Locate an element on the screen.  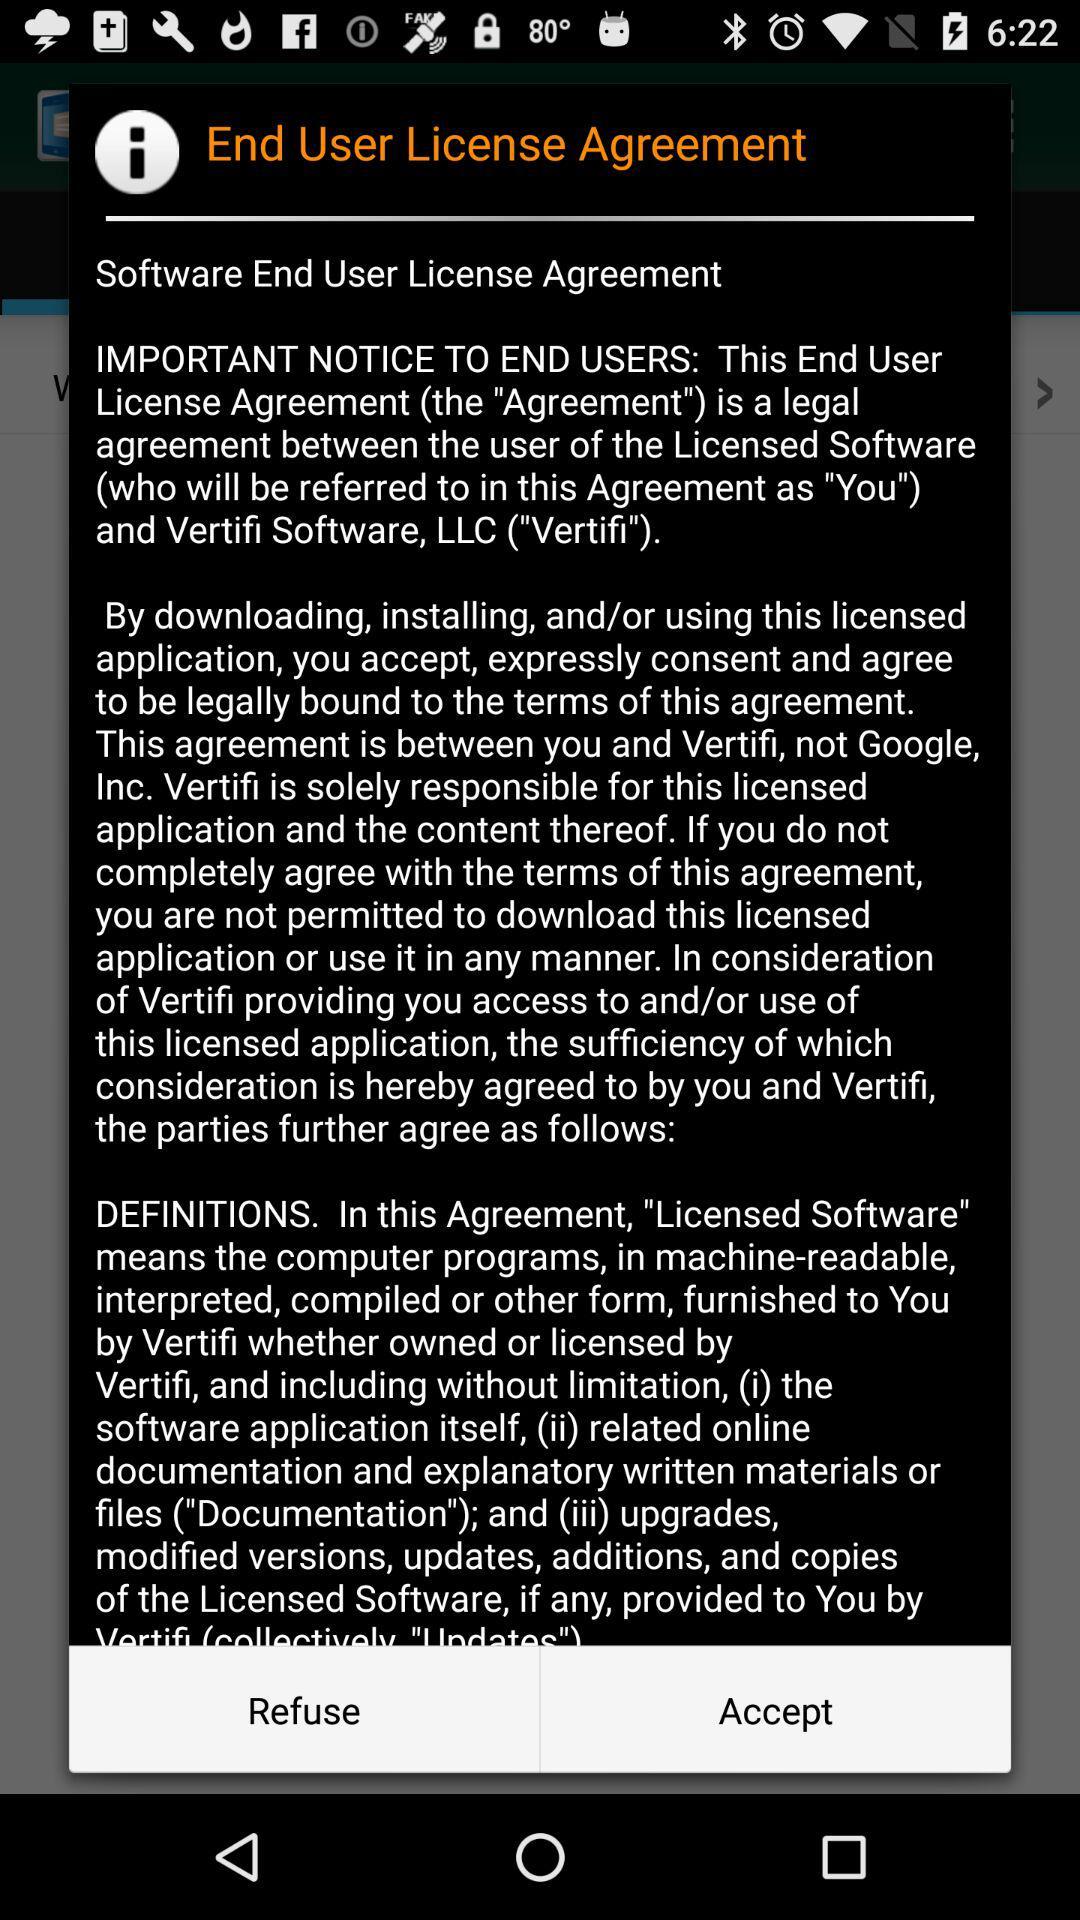
accept button is located at coordinates (774, 1708).